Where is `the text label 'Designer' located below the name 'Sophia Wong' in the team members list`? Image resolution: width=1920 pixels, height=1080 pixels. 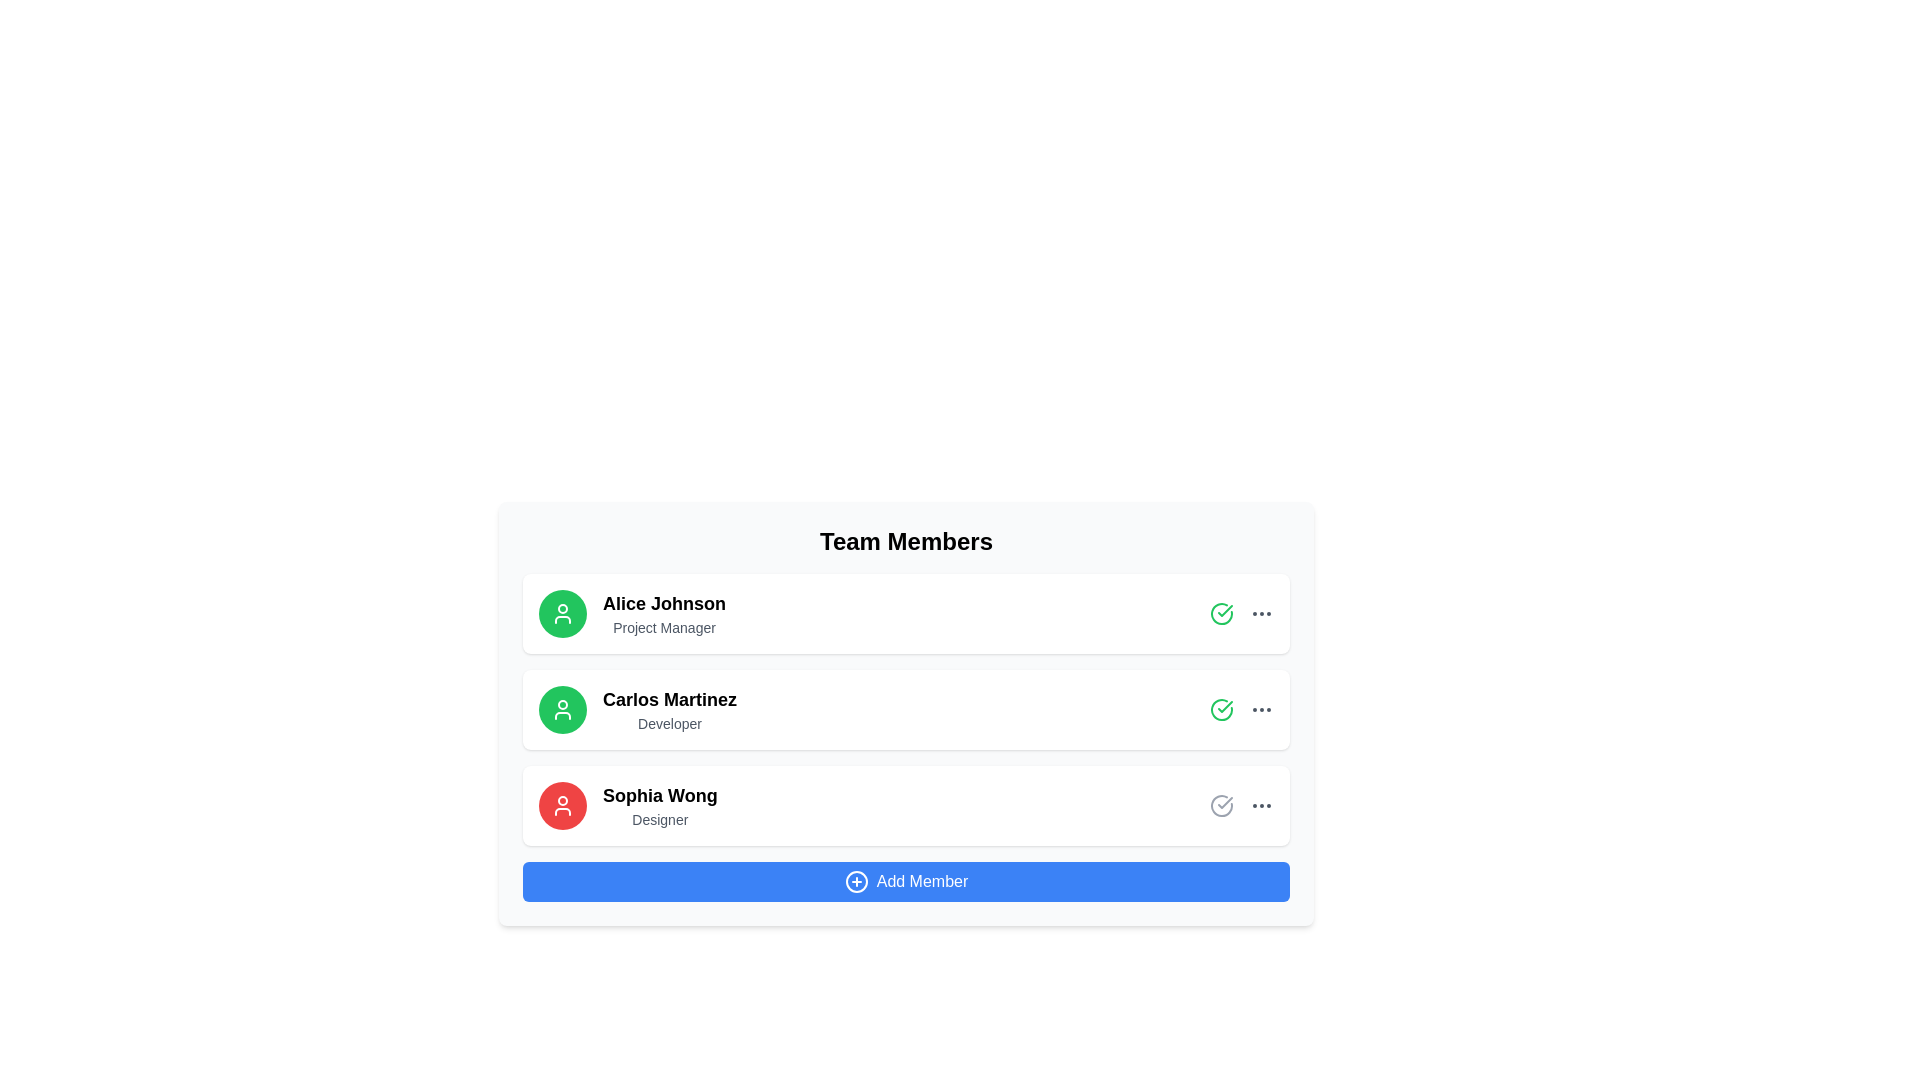 the text label 'Designer' located below the name 'Sophia Wong' in the team members list is located at coordinates (660, 820).